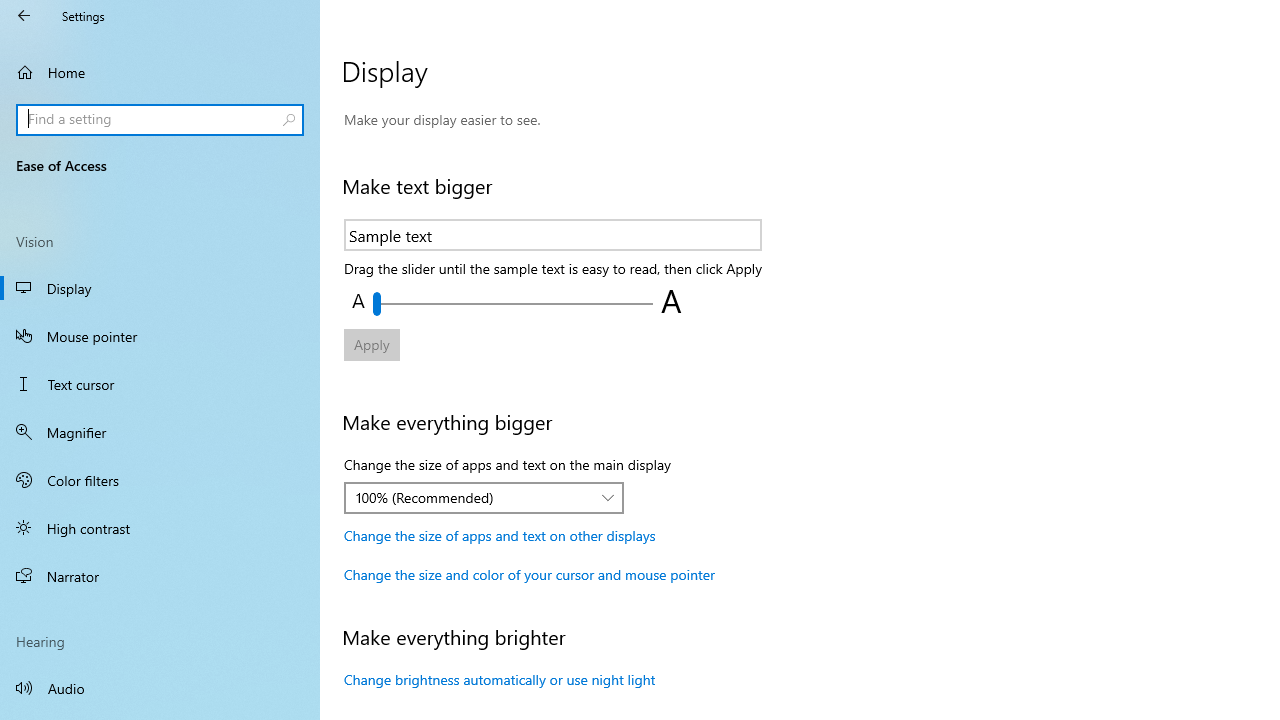  I want to click on 'Apply', so click(371, 343).